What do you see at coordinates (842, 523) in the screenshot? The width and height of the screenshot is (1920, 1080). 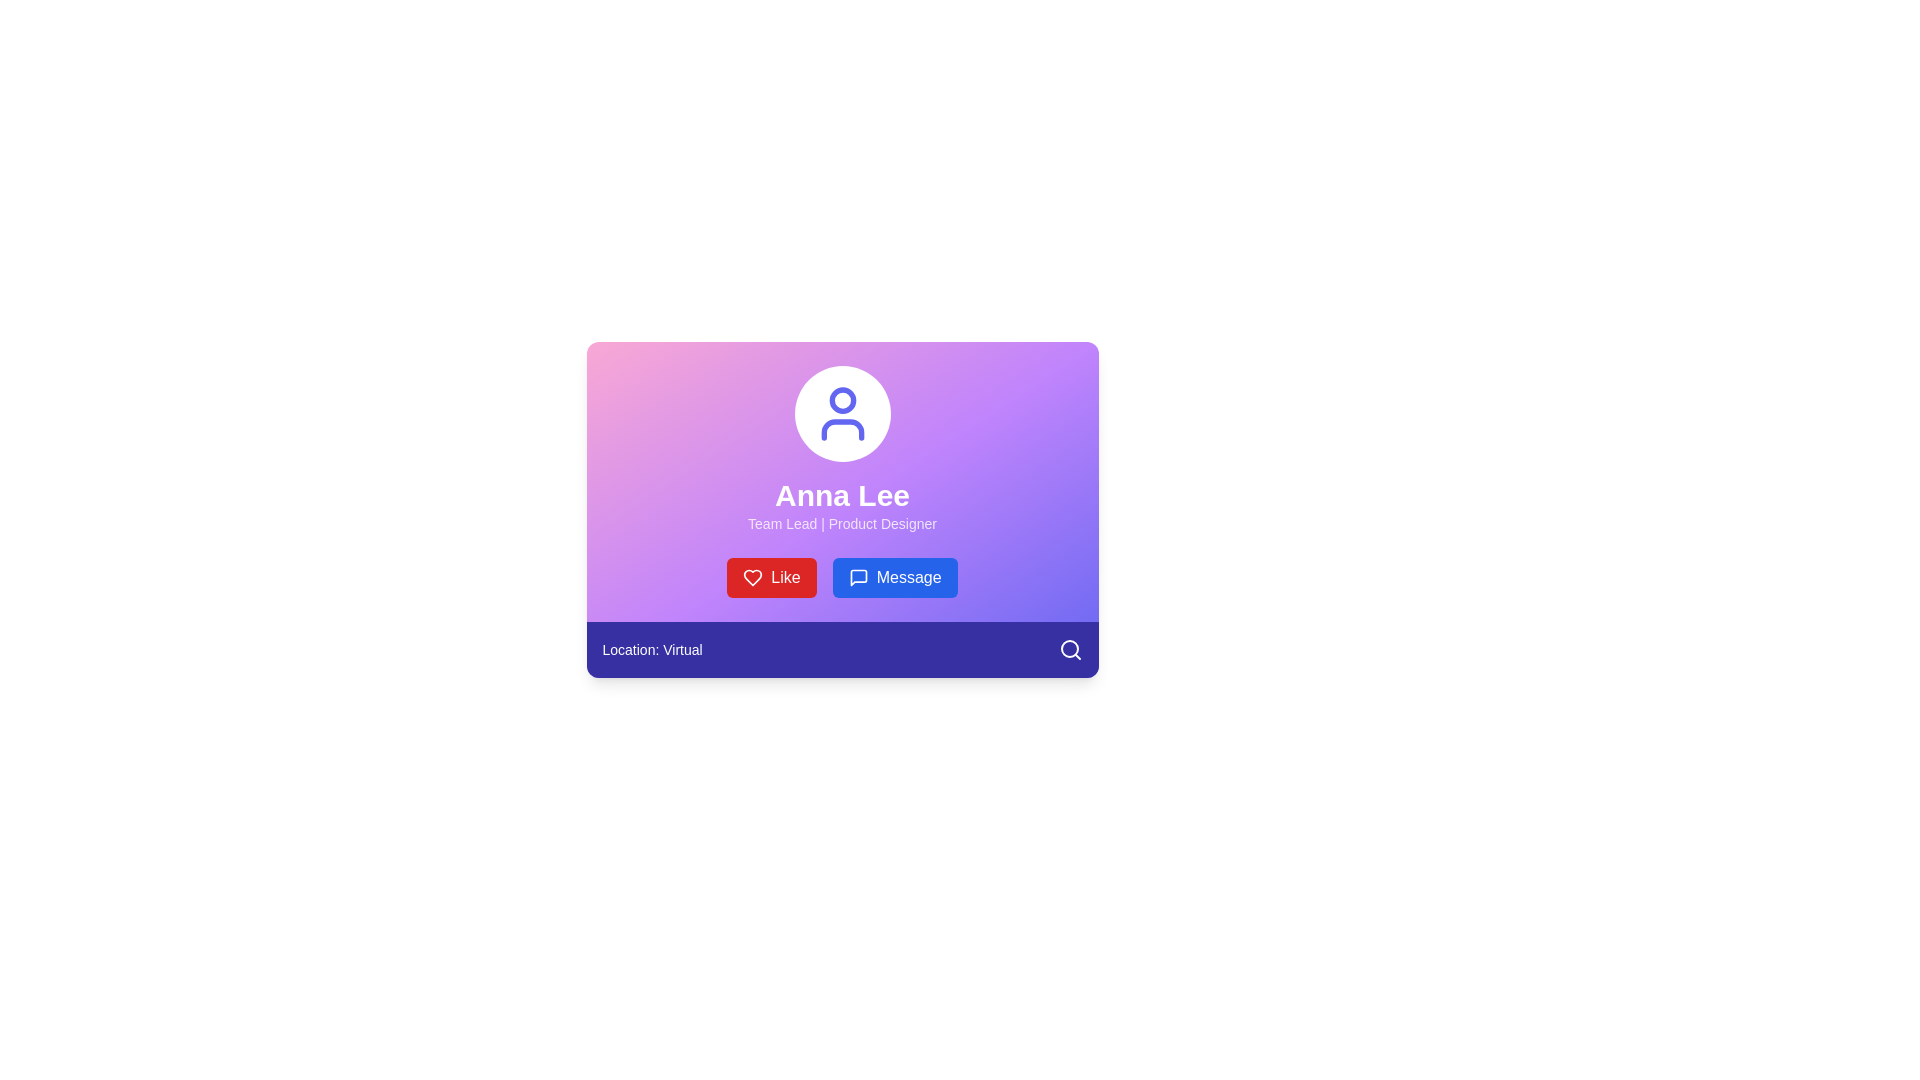 I see `the text element that describes the professional position of 'Anna Lee', which is located within a card layout, positioned below the 'Anna Lee' text and above the 'Like' and 'Message' buttons` at bounding box center [842, 523].